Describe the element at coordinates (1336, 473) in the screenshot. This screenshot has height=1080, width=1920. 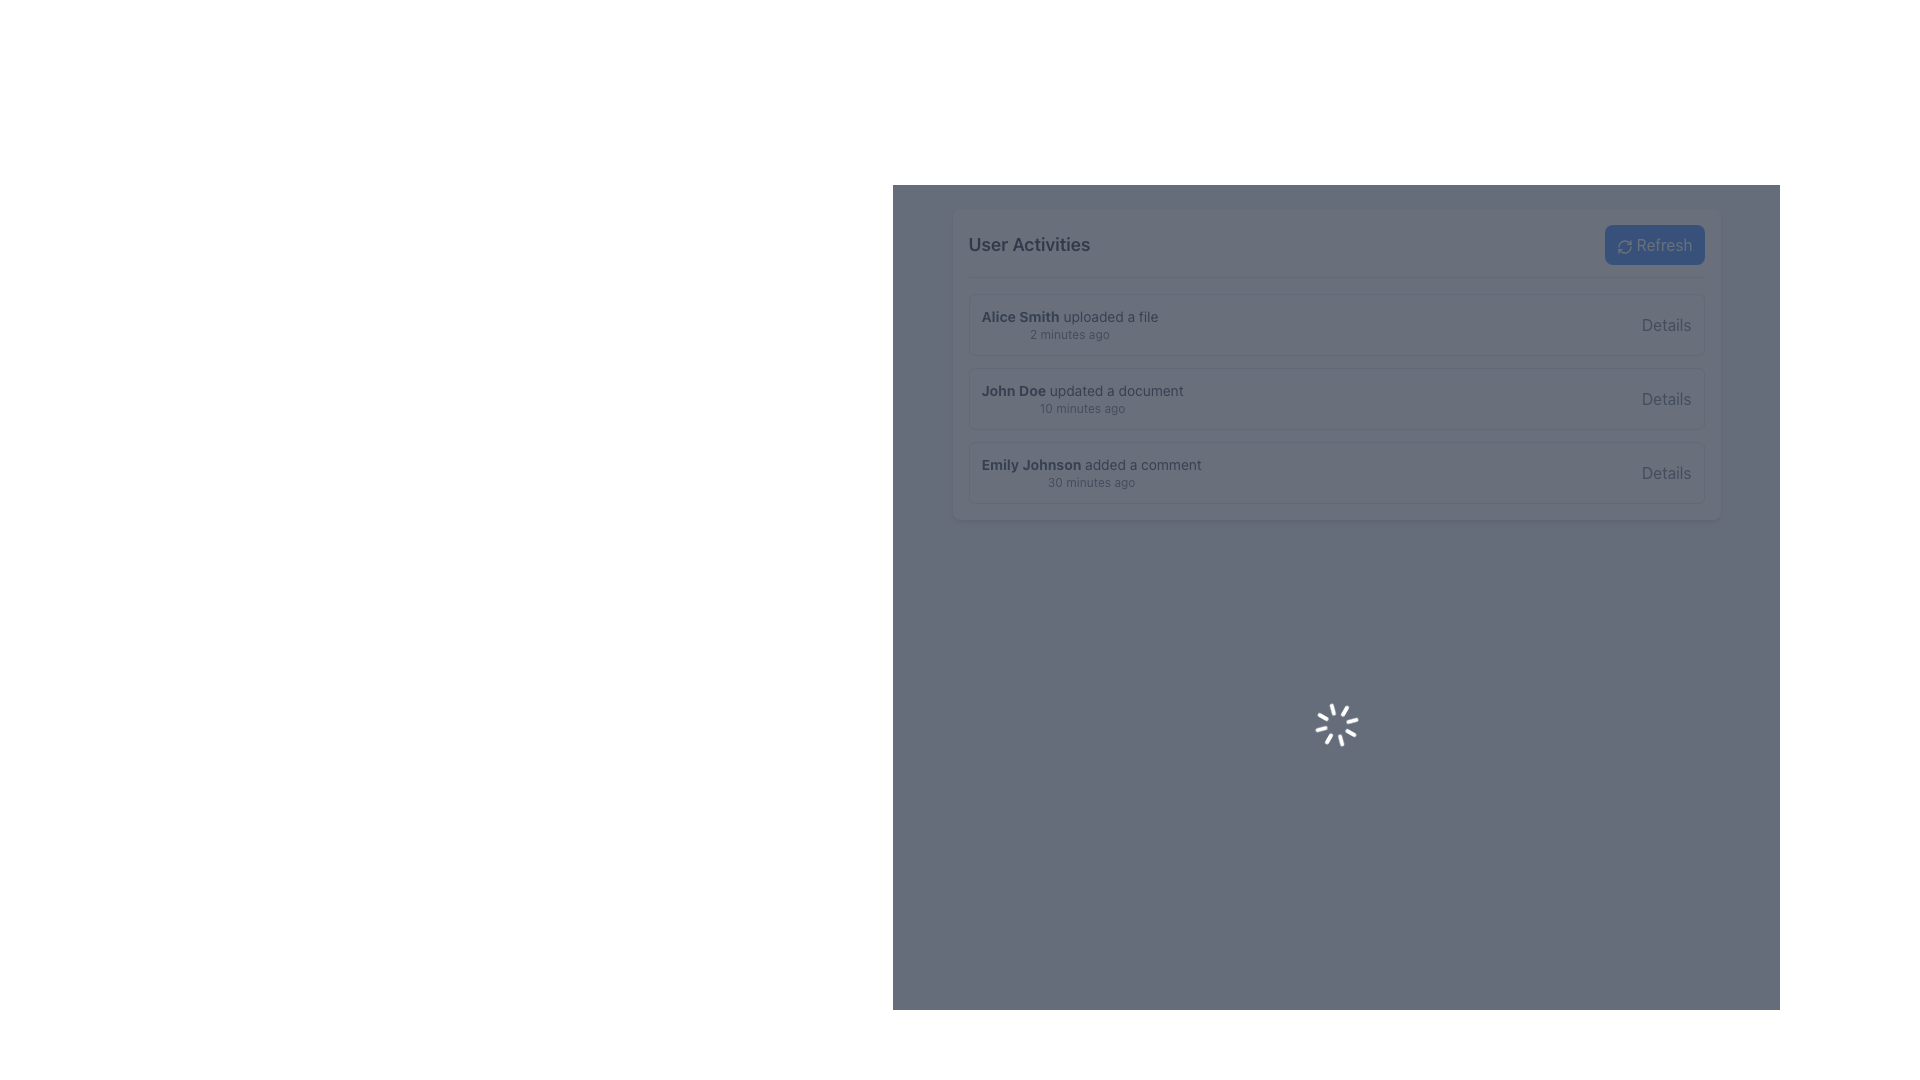
I see `the list item entry containing 'Emily Johnson', 'added a comment', and '30 minutes ago', located in the third position of the user activity list` at that location.